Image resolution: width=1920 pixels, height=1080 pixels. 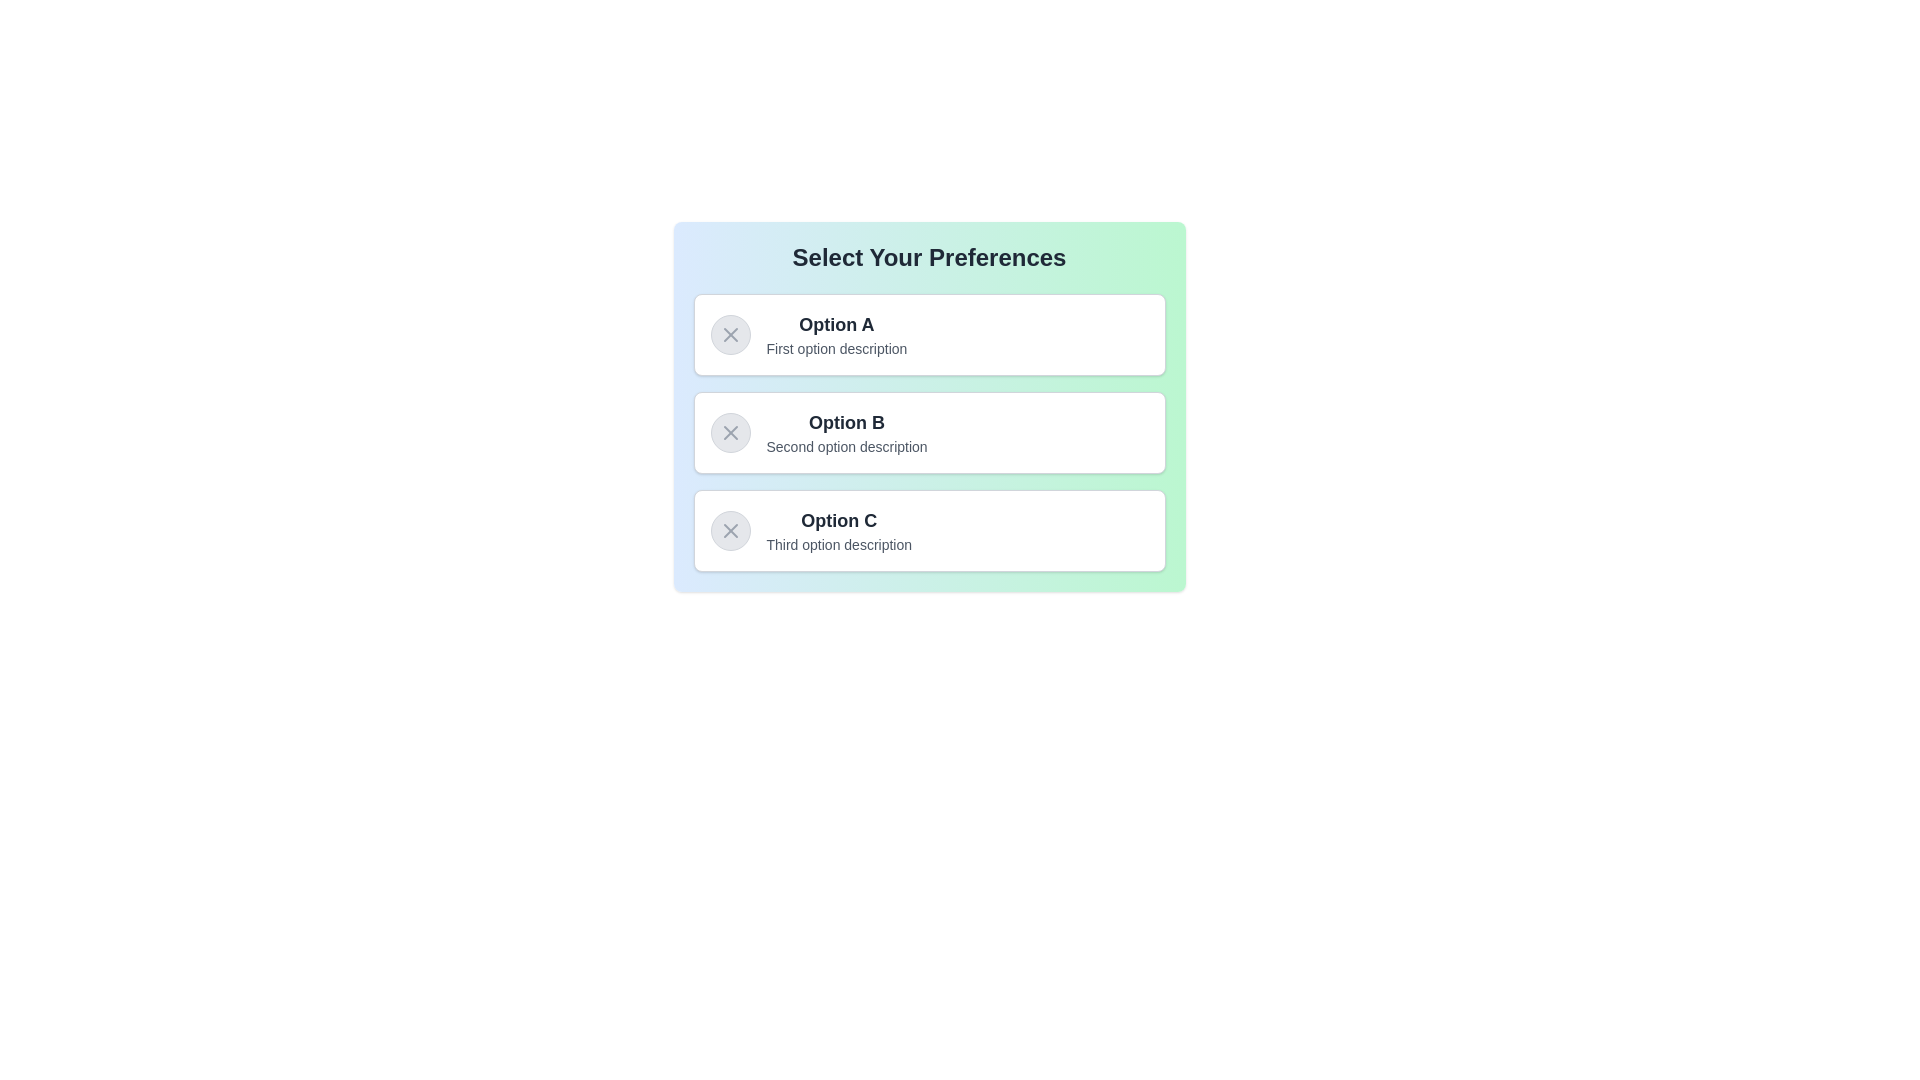 I want to click on the informational text block that provides details for the third option in the preferences list, located under the header 'Select Your Preferences', below 'Option A' and 'Option B', so click(x=839, y=530).